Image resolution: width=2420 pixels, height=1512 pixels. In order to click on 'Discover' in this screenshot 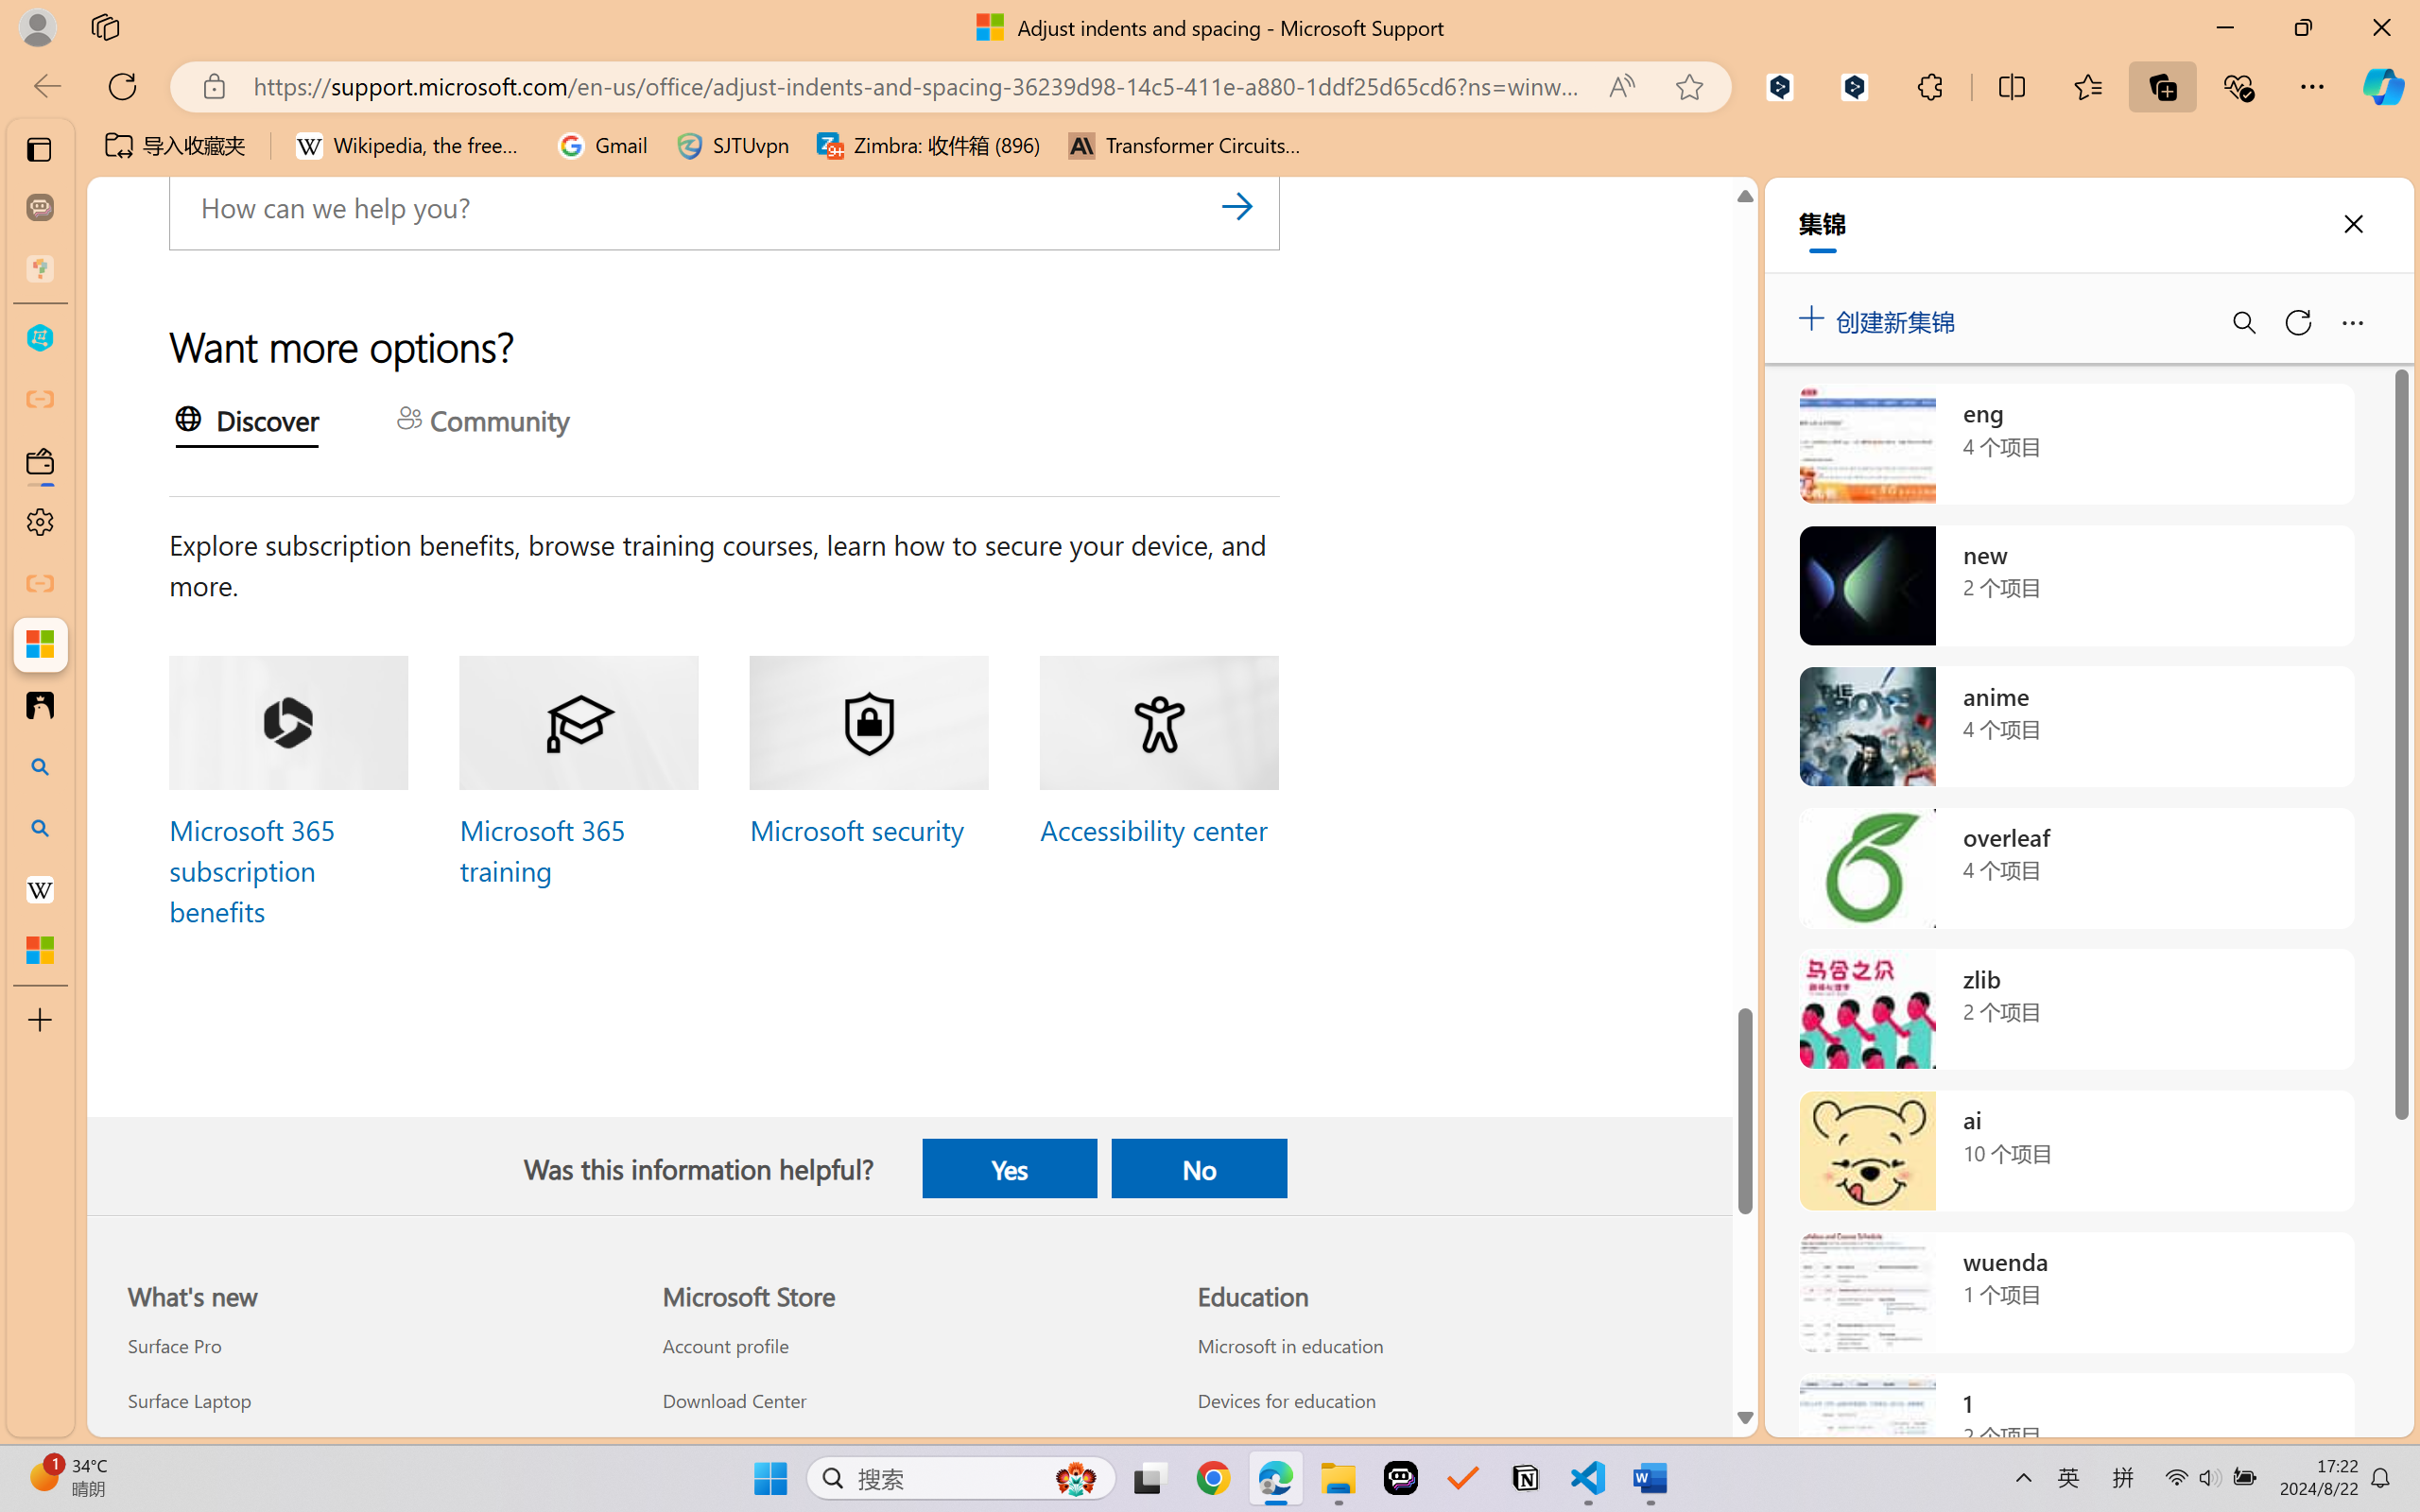, I will do `click(246, 422)`.